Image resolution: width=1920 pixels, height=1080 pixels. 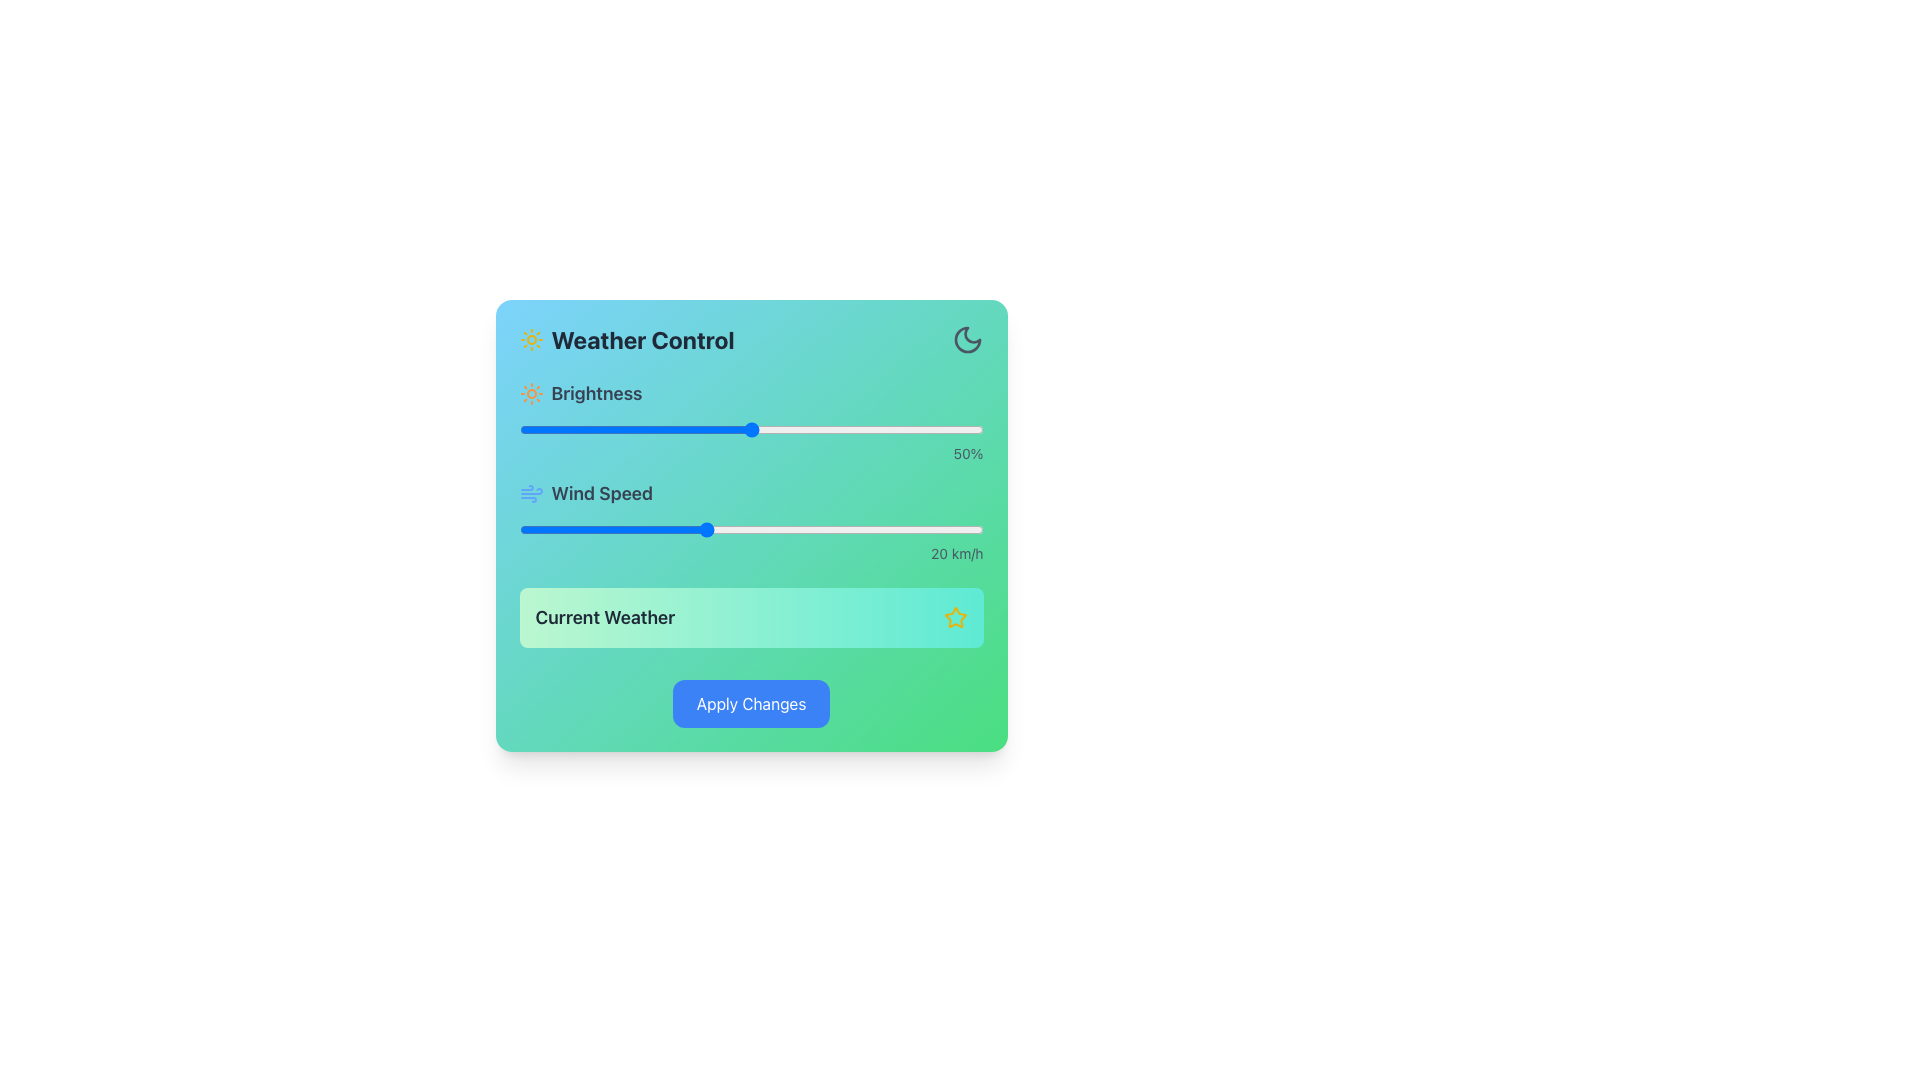 I want to click on brightness, so click(x=825, y=428).